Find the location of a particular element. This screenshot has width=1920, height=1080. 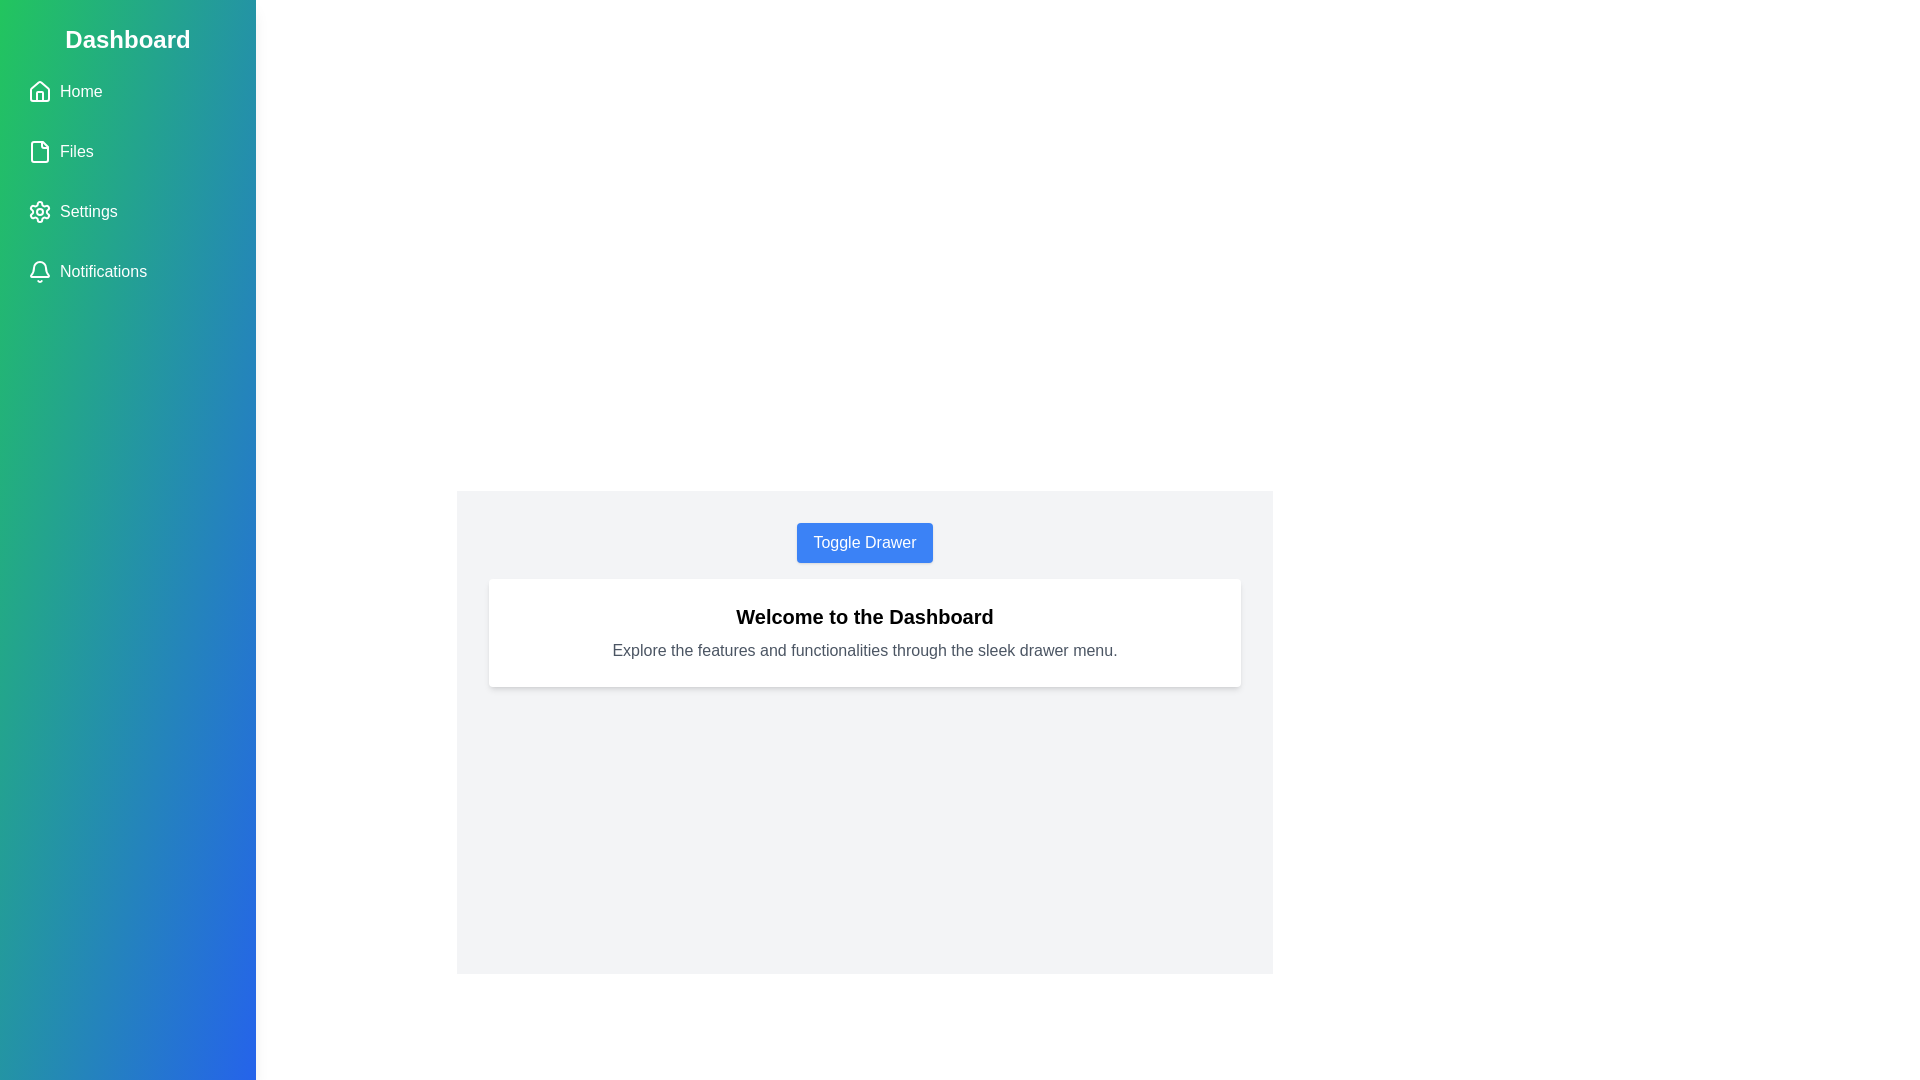

the menu item Home to navigate is located at coordinates (127, 92).